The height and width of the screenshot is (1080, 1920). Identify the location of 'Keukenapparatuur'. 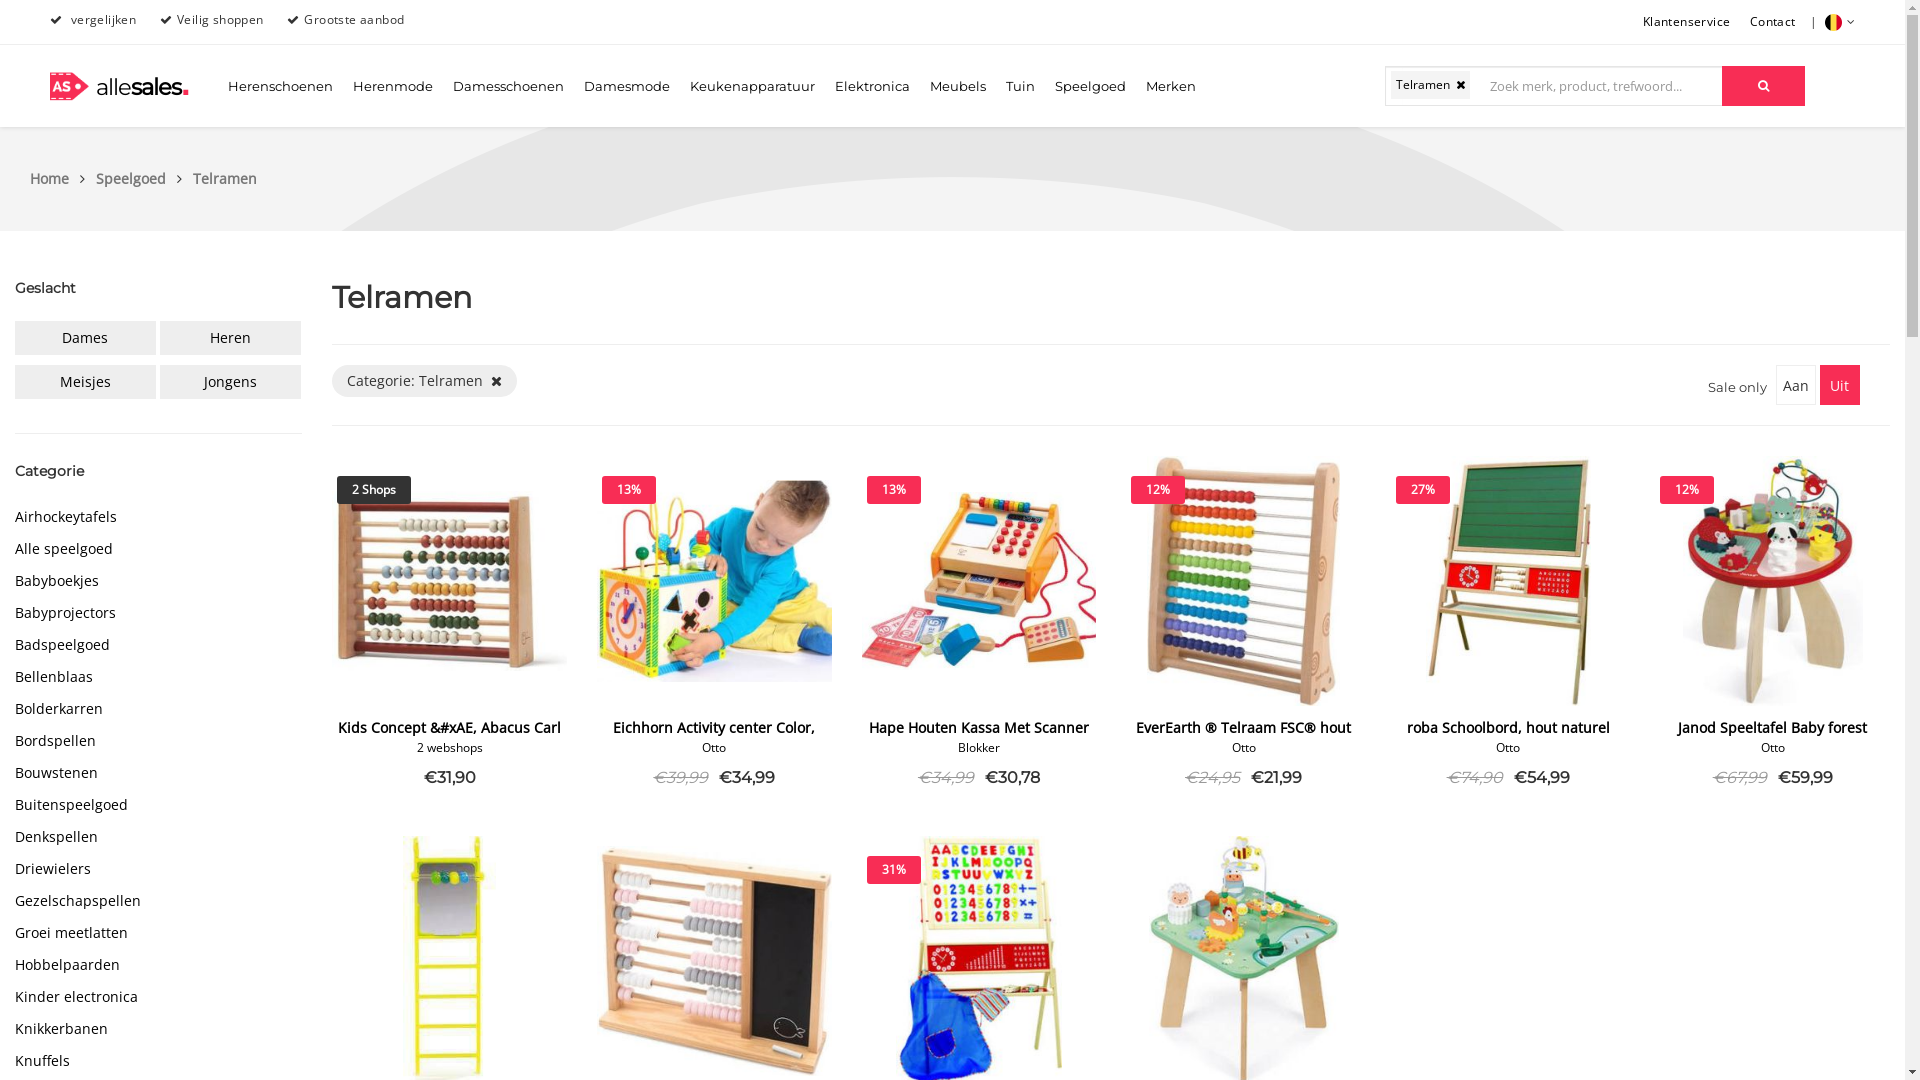
(680, 84).